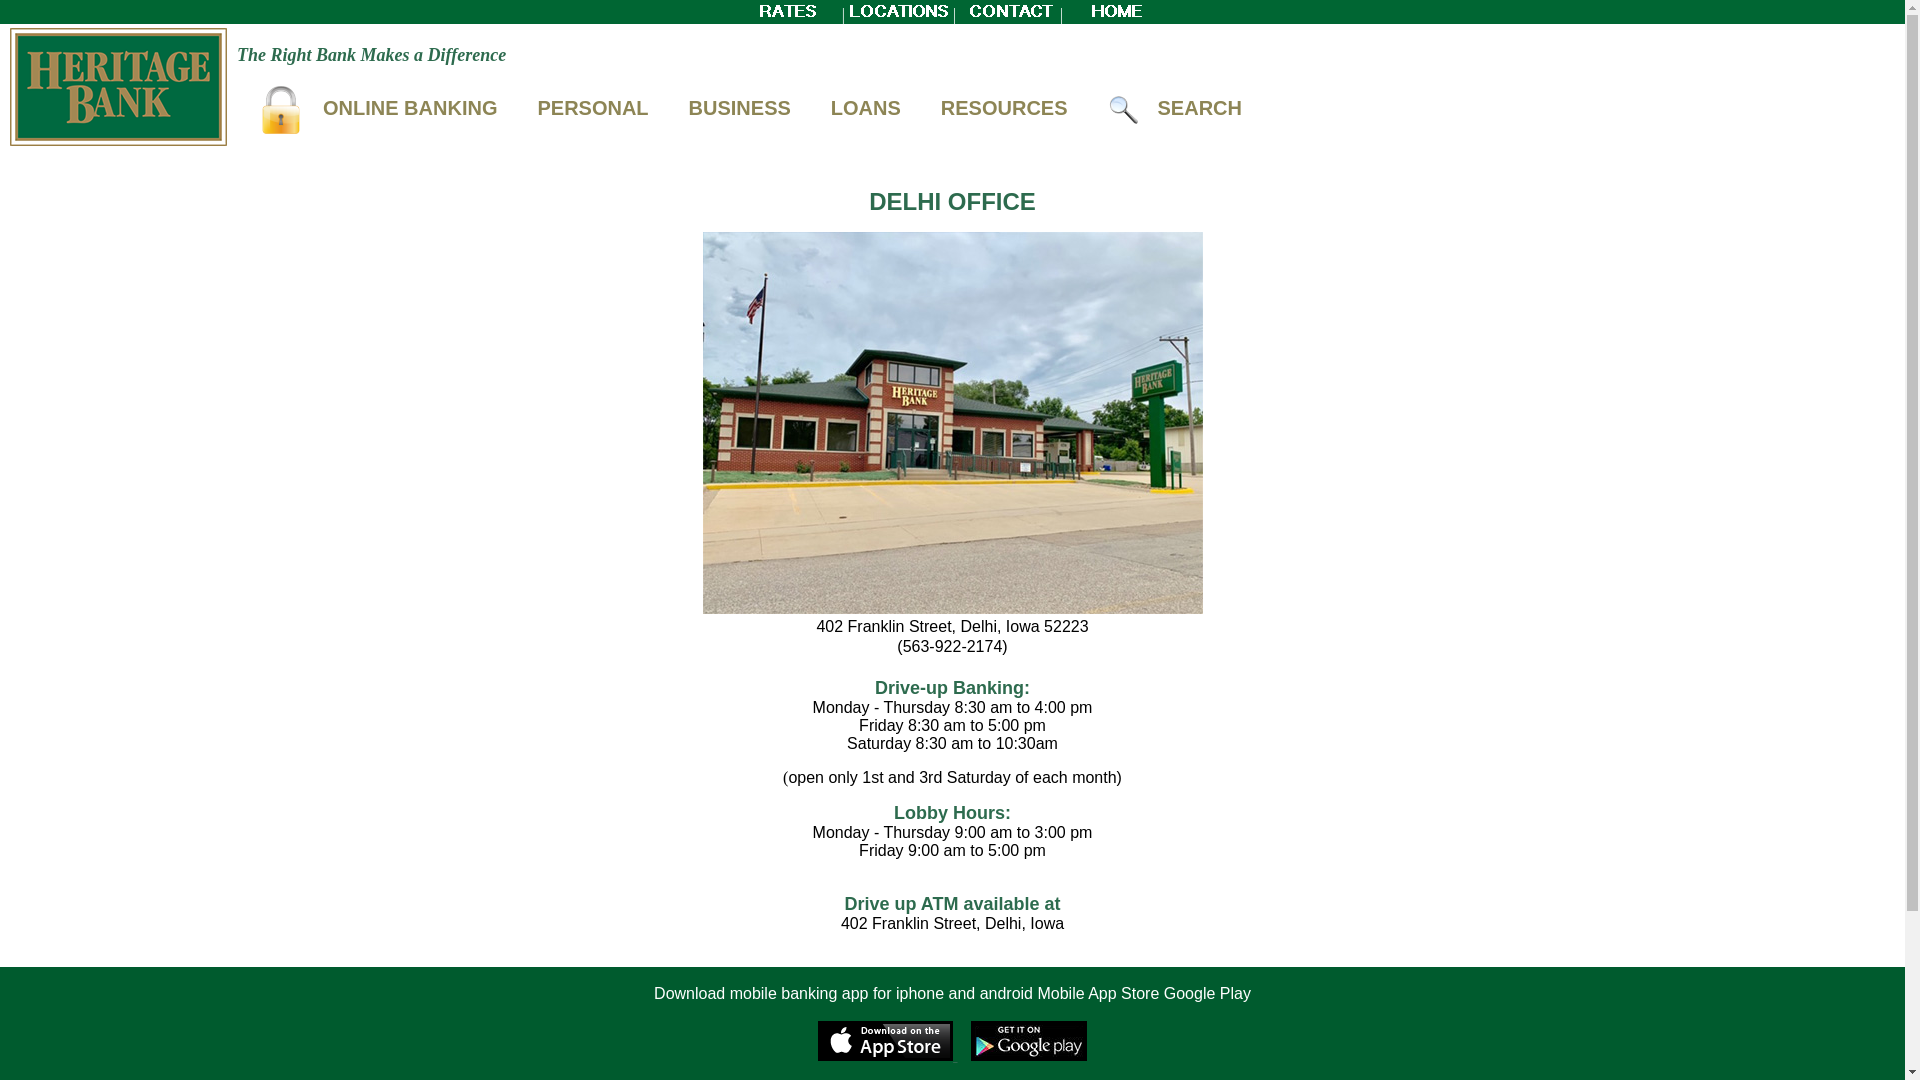 This screenshot has width=1920, height=1080. Describe the element at coordinates (668, 108) in the screenshot. I see `'BUSINESS'` at that location.